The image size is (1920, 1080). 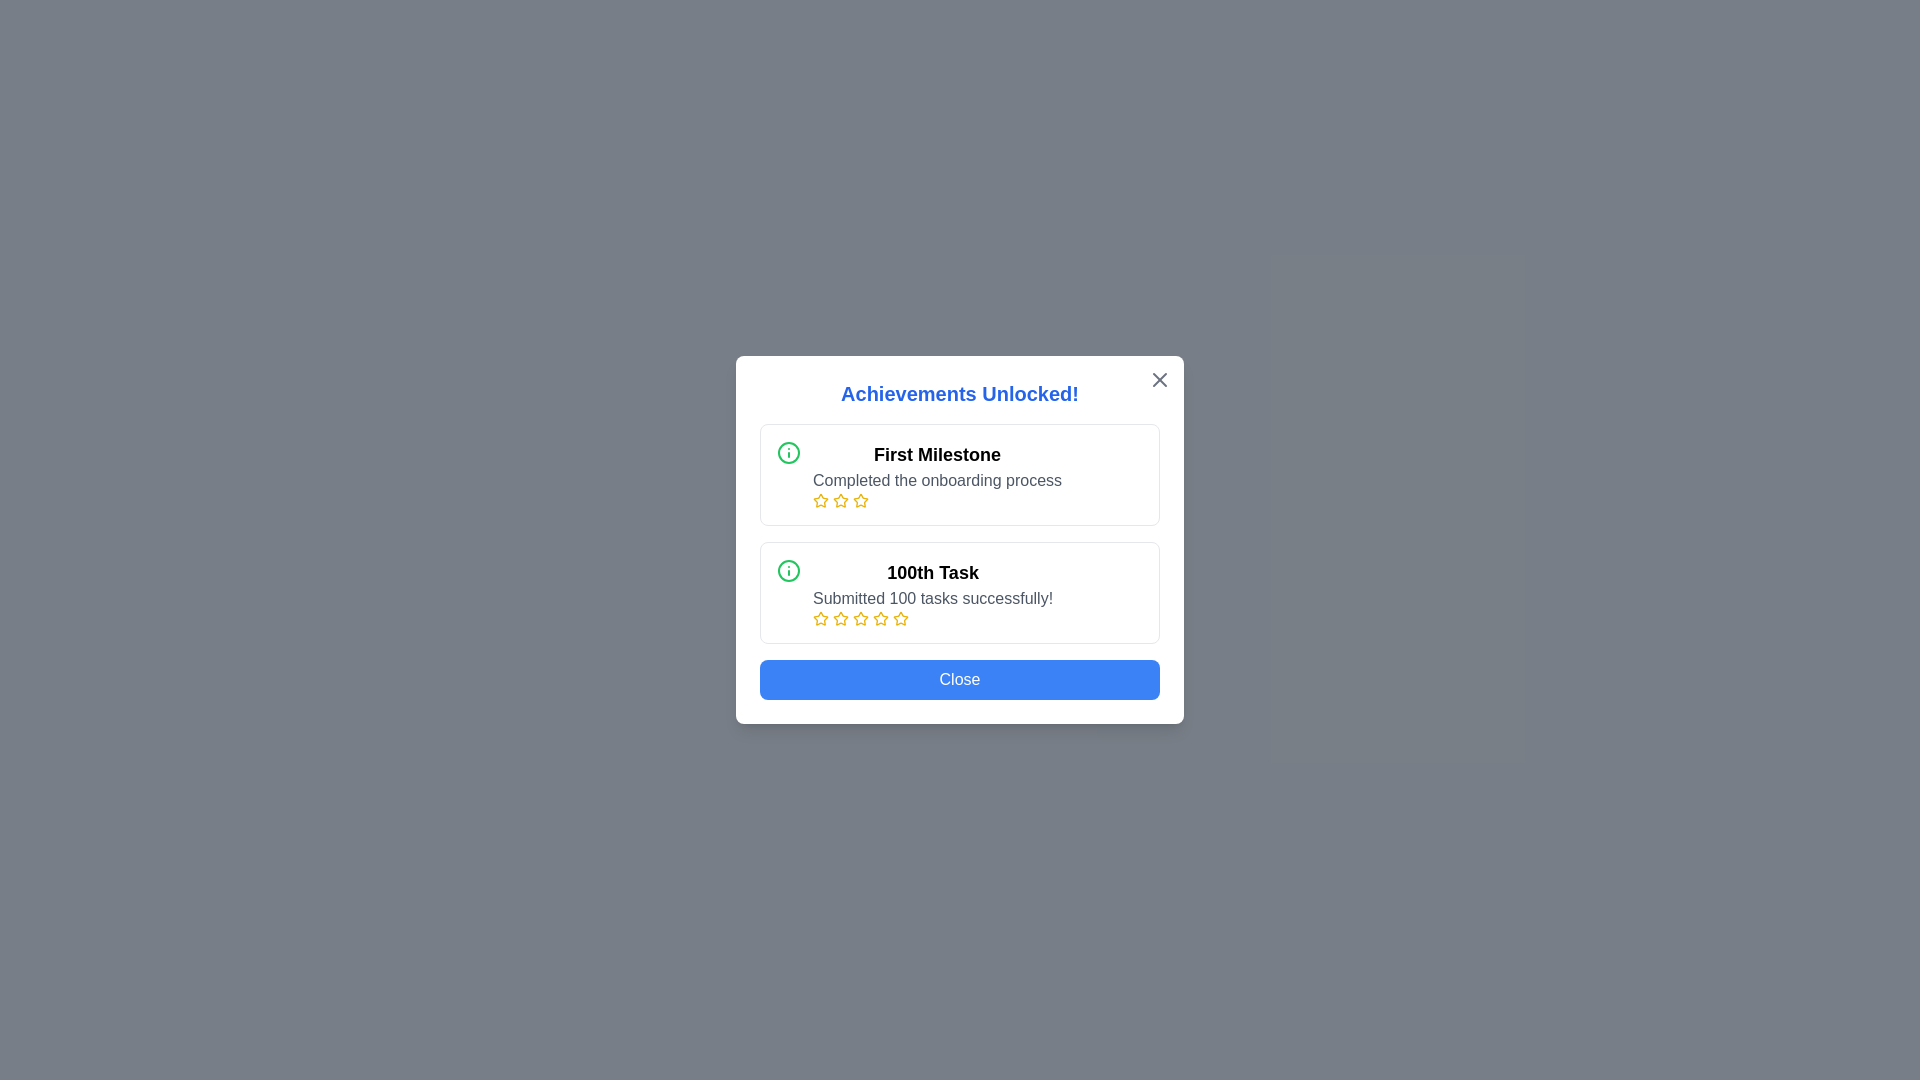 I want to click on the informational text element displaying 'First Milestone' with a description of 'Completed the onboarding process', located under the title 'Achievements Unlocked!', so click(x=936, y=474).